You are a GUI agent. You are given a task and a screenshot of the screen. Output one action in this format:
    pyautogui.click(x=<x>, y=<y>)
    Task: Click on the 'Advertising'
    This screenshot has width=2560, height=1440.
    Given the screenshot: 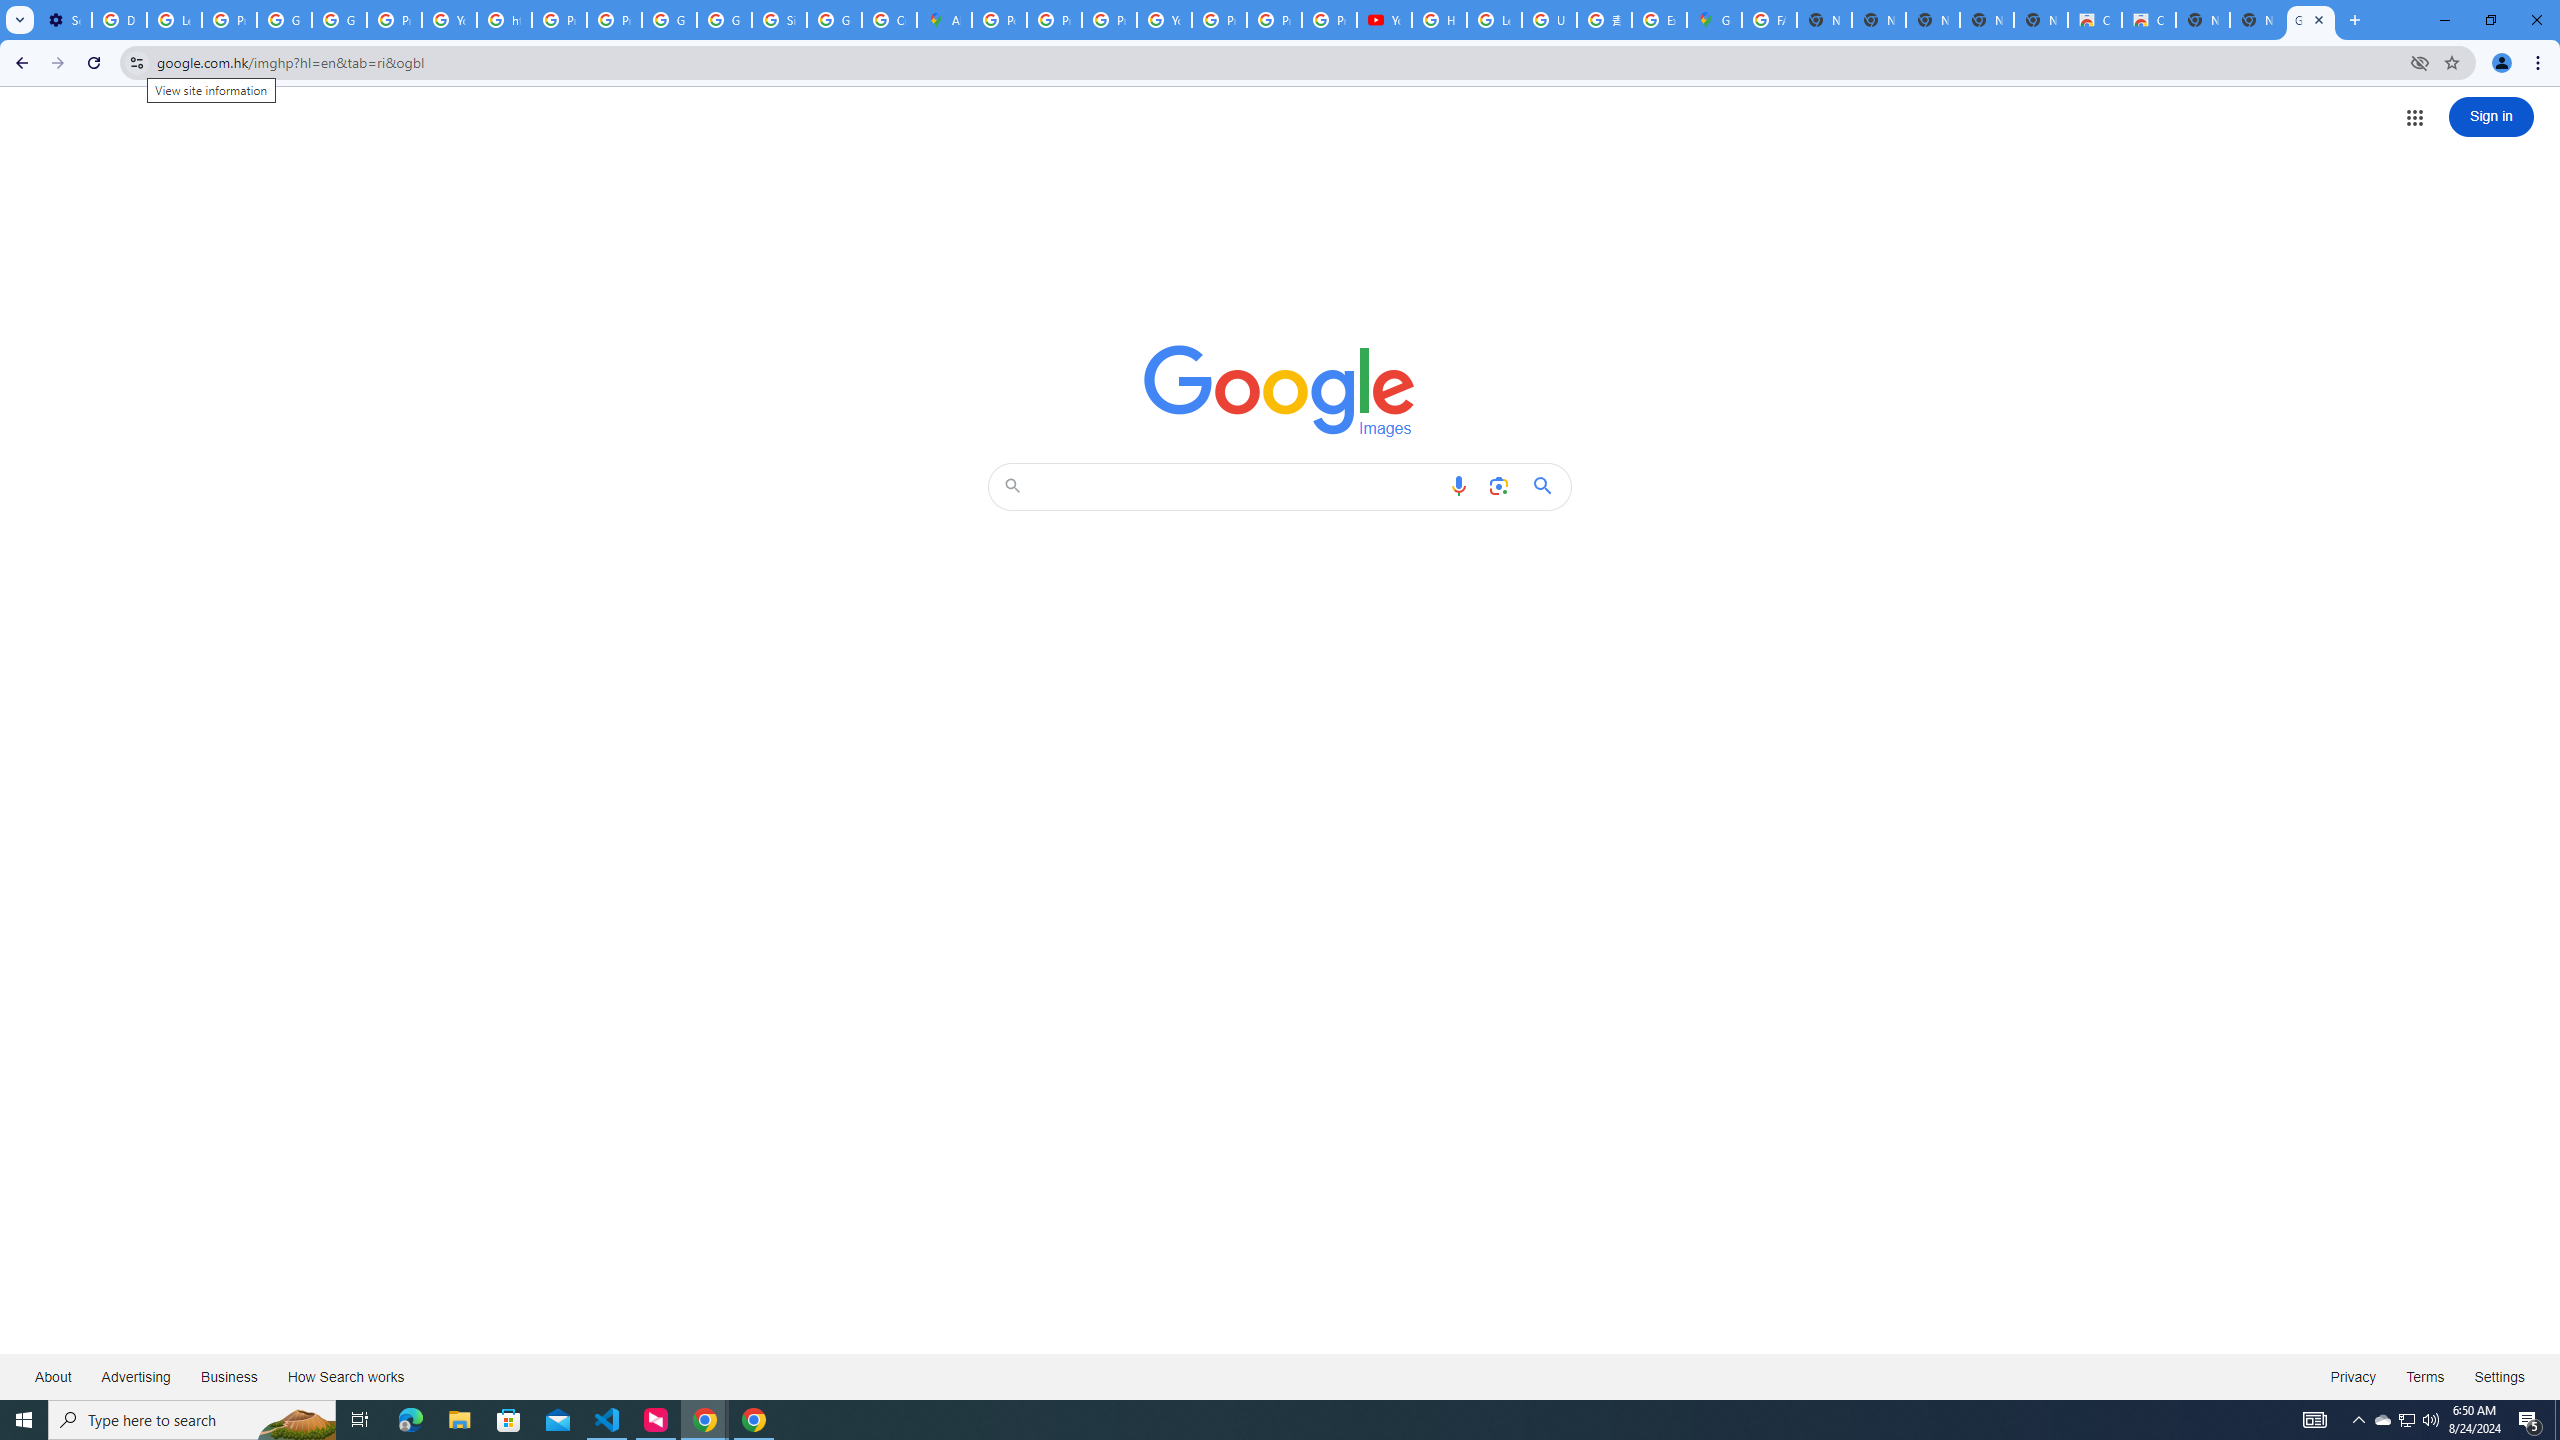 What is the action you would take?
    pyautogui.click(x=135, y=1375)
    